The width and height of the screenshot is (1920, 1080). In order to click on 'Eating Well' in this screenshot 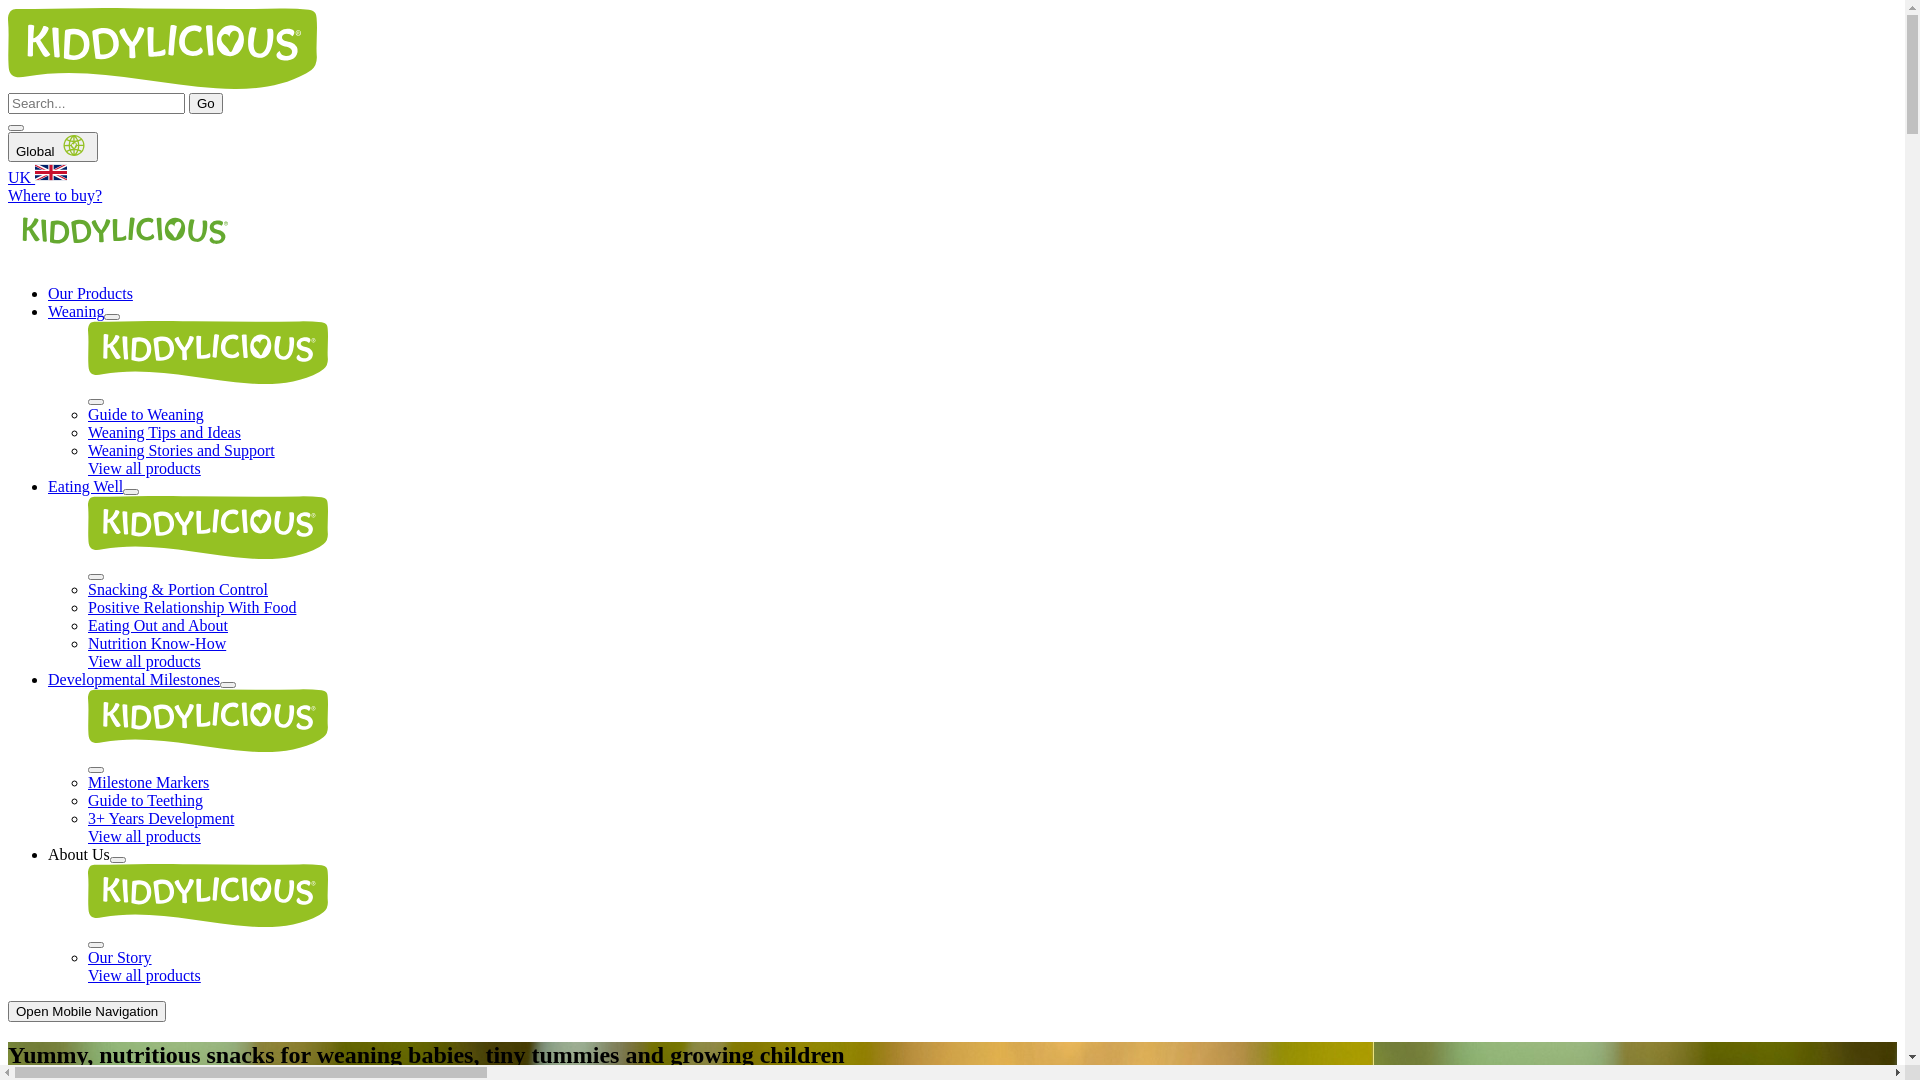, I will do `click(84, 486)`.